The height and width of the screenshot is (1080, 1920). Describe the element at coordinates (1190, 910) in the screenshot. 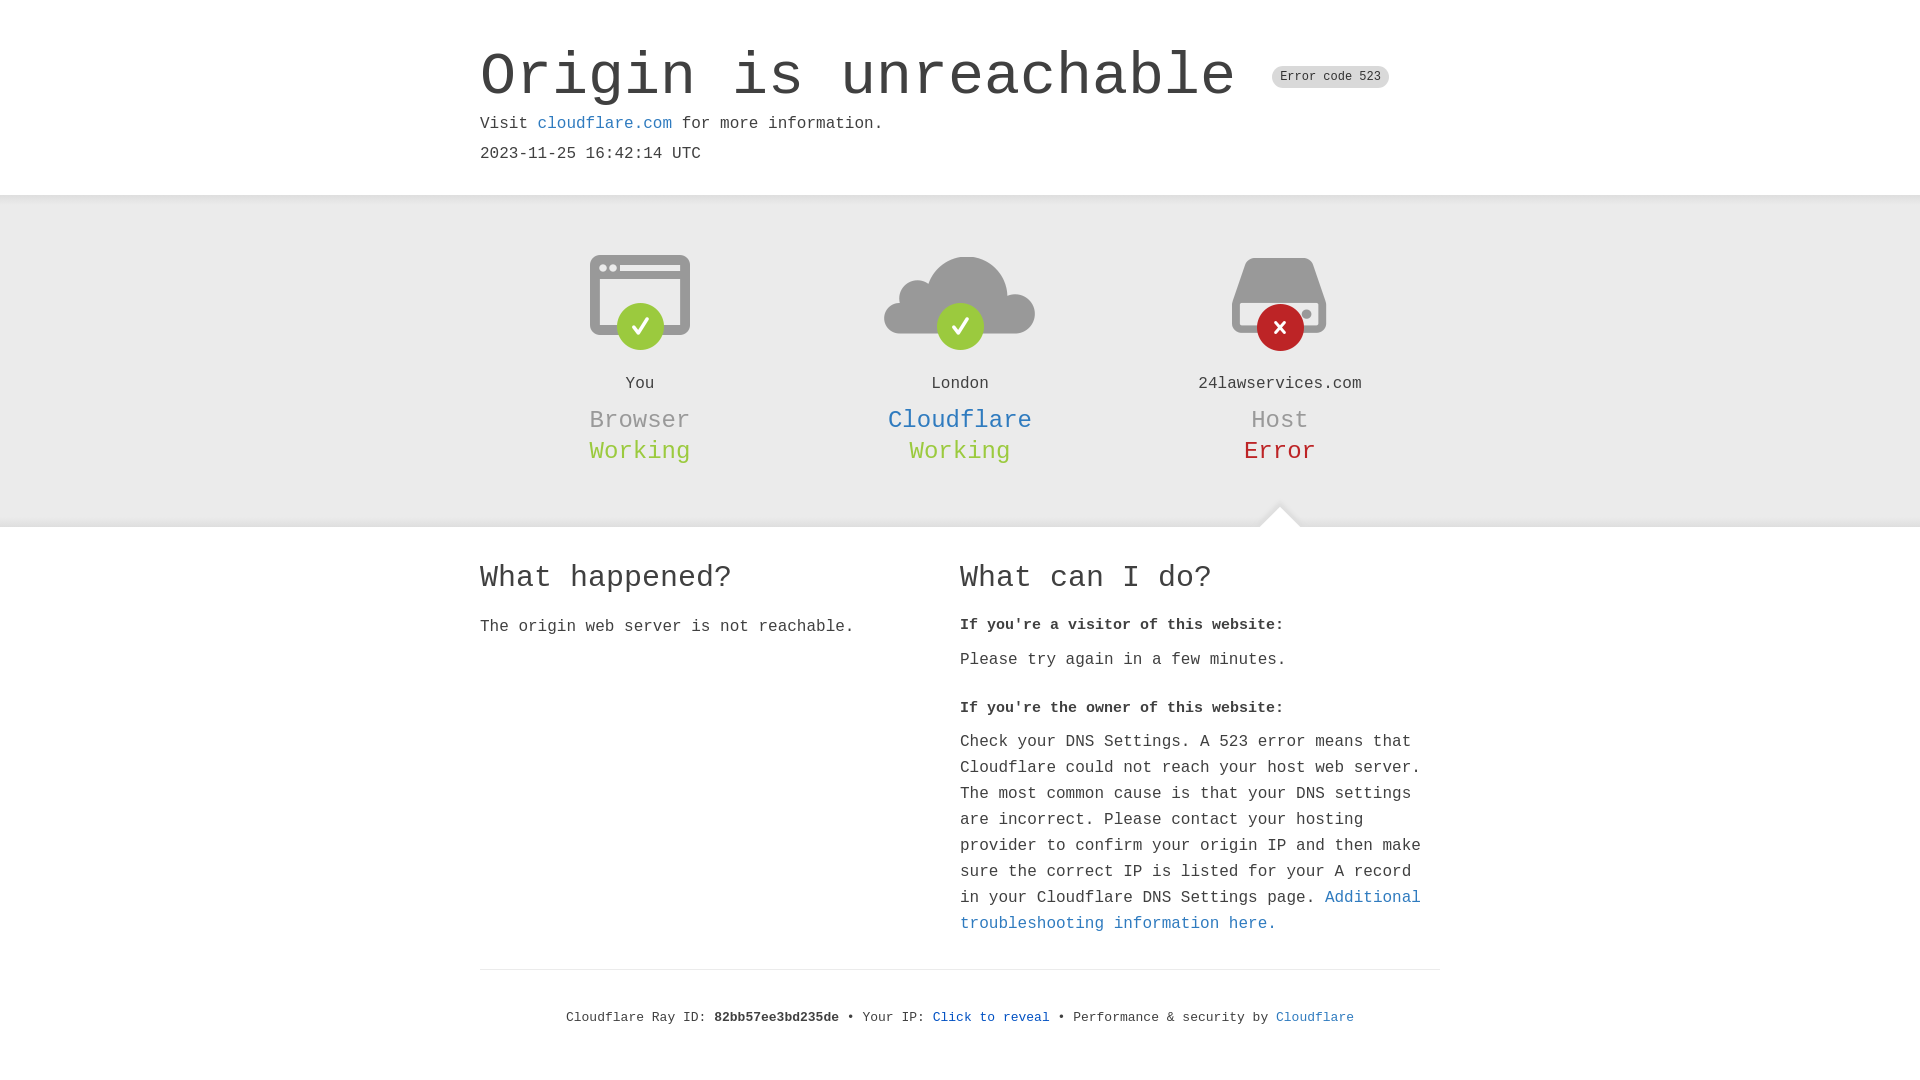

I see `'Additional troubleshooting information here.'` at that location.